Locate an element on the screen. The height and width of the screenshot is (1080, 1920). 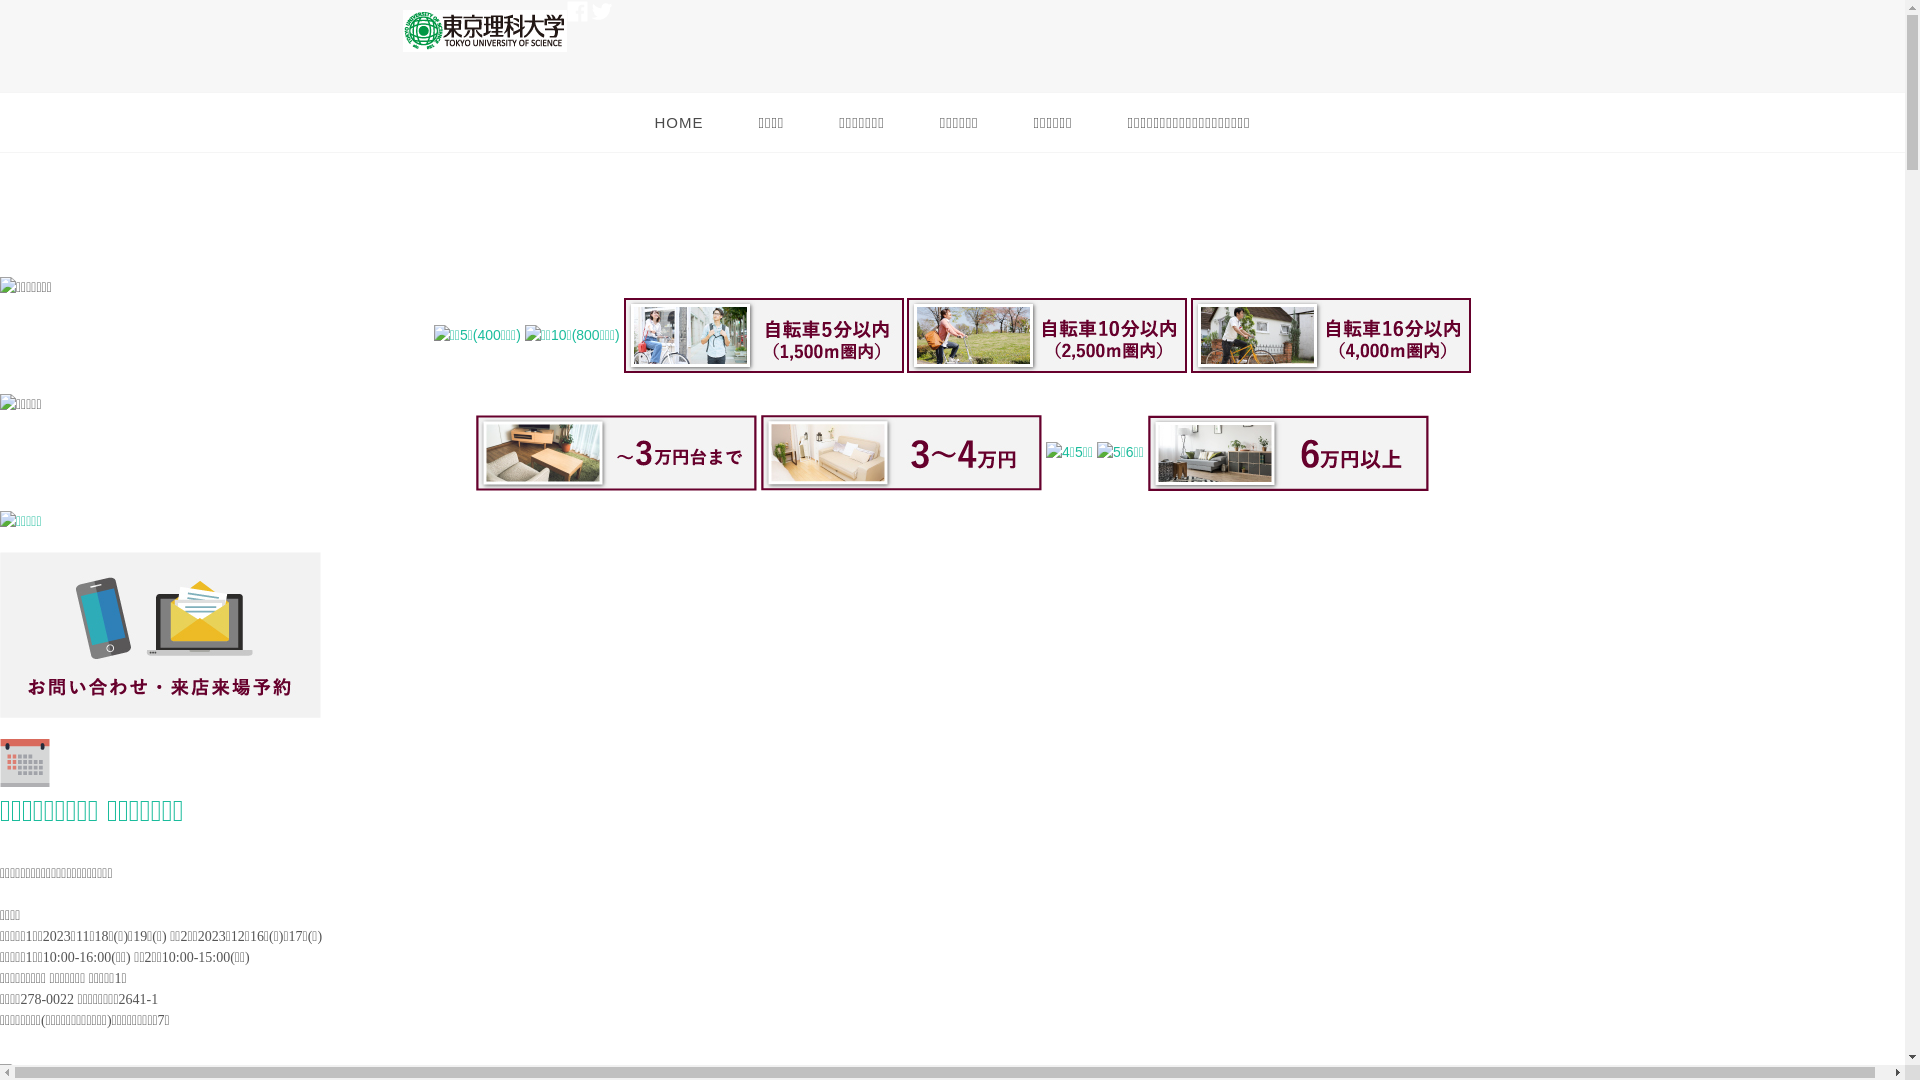
'HOME' is located at coordinates (678, 123).